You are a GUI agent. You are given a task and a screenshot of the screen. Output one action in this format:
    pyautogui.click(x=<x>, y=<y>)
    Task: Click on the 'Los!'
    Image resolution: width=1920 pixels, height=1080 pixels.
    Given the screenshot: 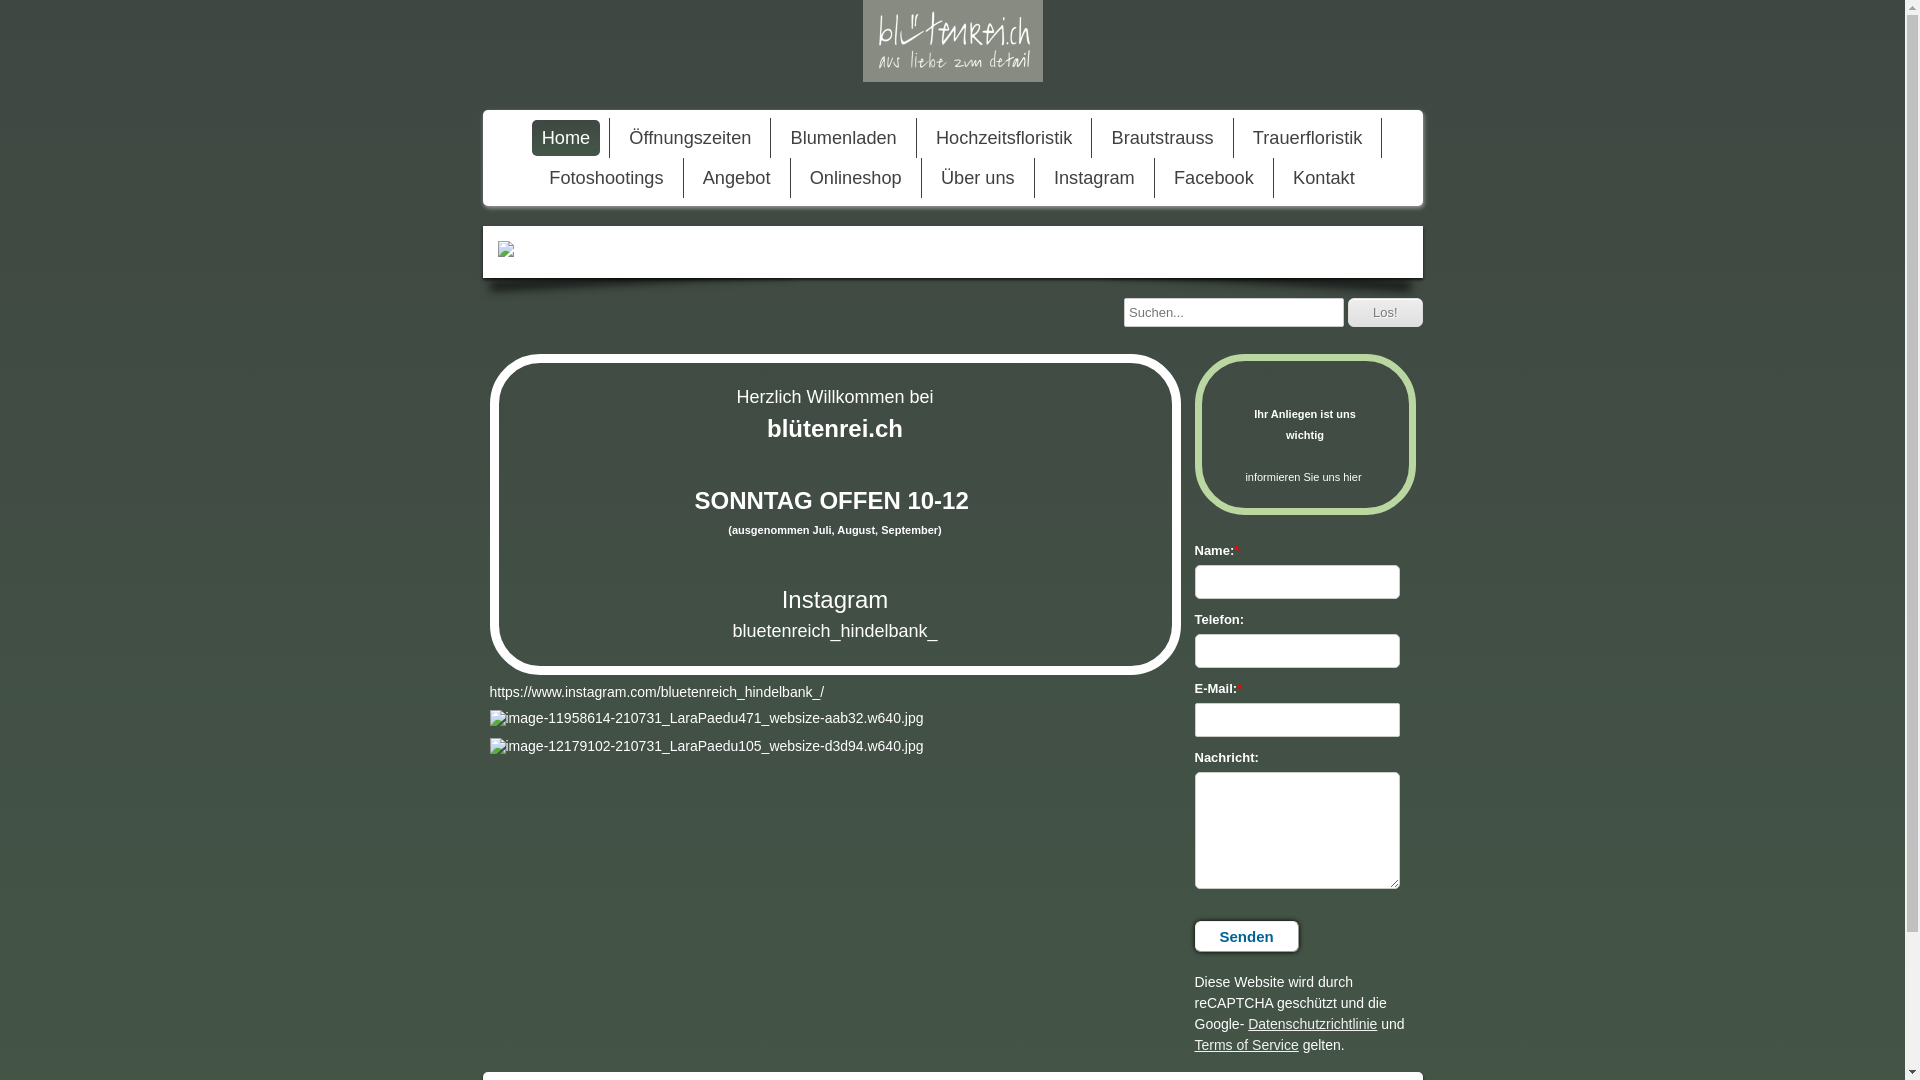 What is the action you would take?
    pyautogui.click(x=1384, y=312)
    